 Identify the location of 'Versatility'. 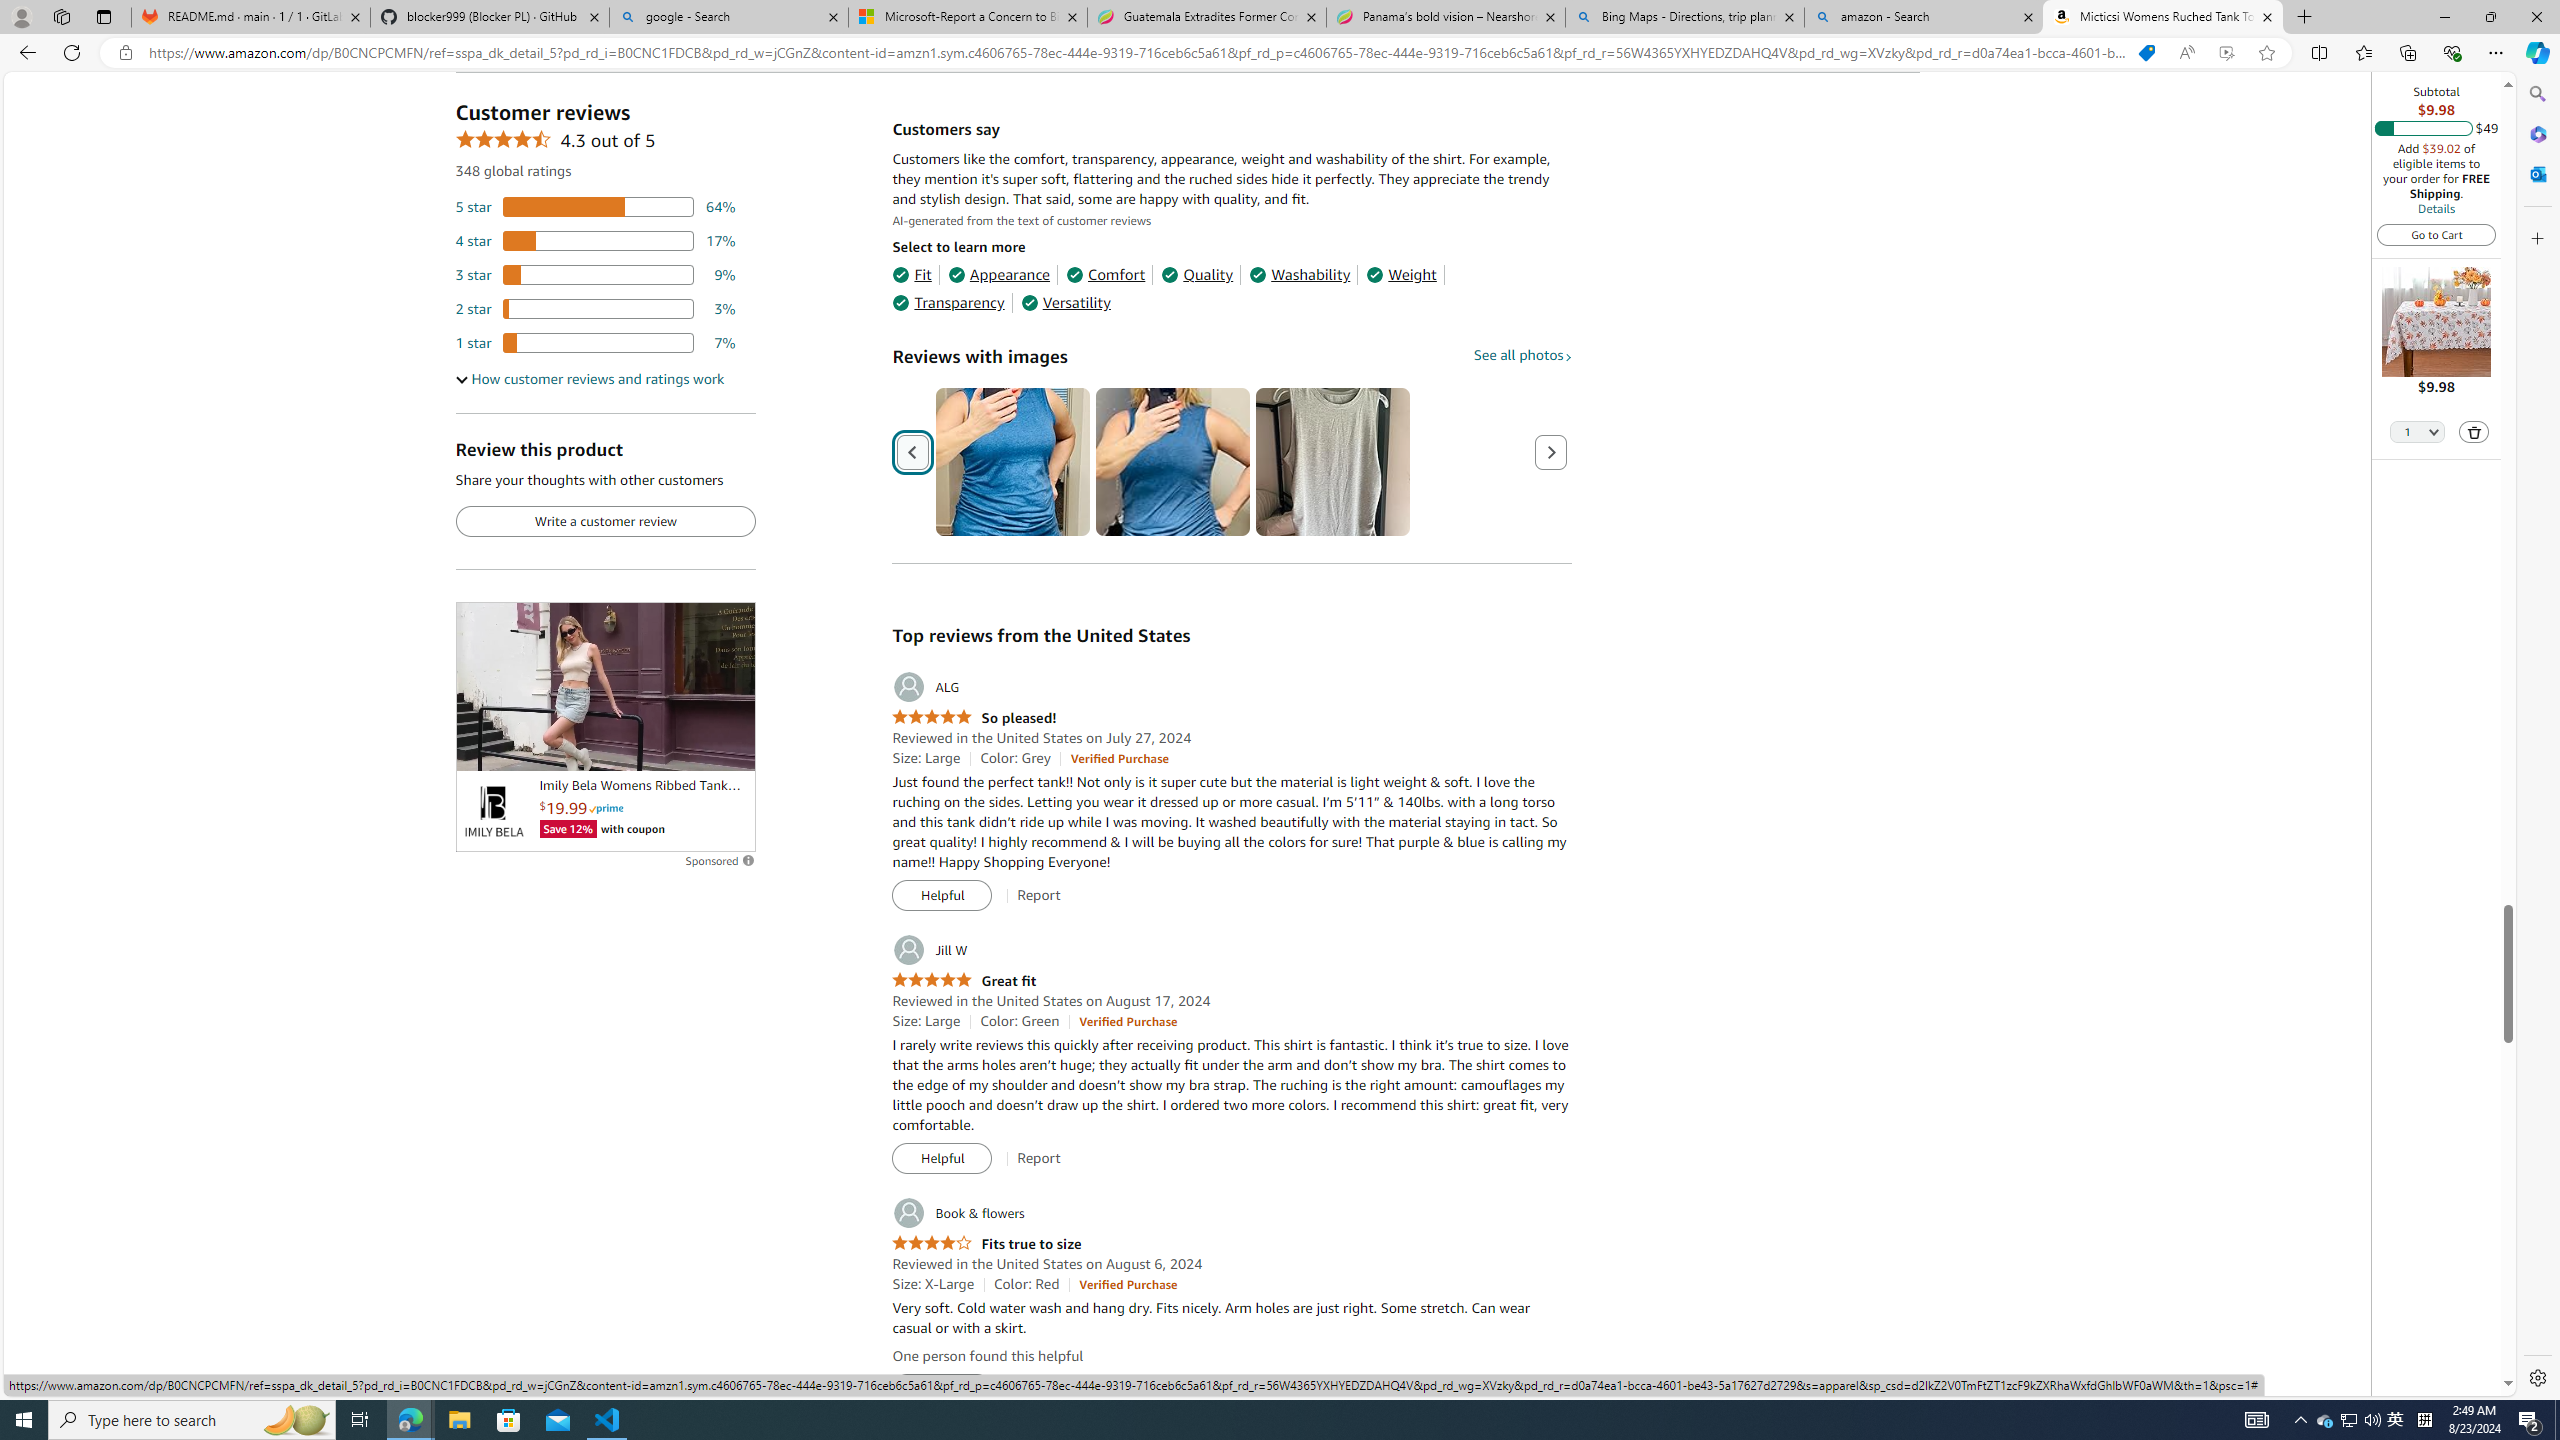
(1063, 302).